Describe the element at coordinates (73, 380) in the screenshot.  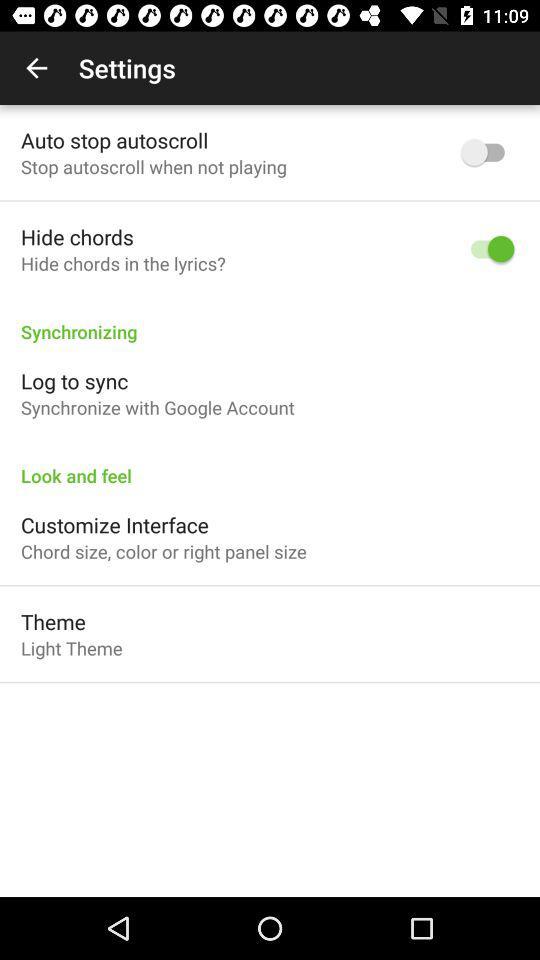
I see `the icon above the synchronize with google icon` at that location.